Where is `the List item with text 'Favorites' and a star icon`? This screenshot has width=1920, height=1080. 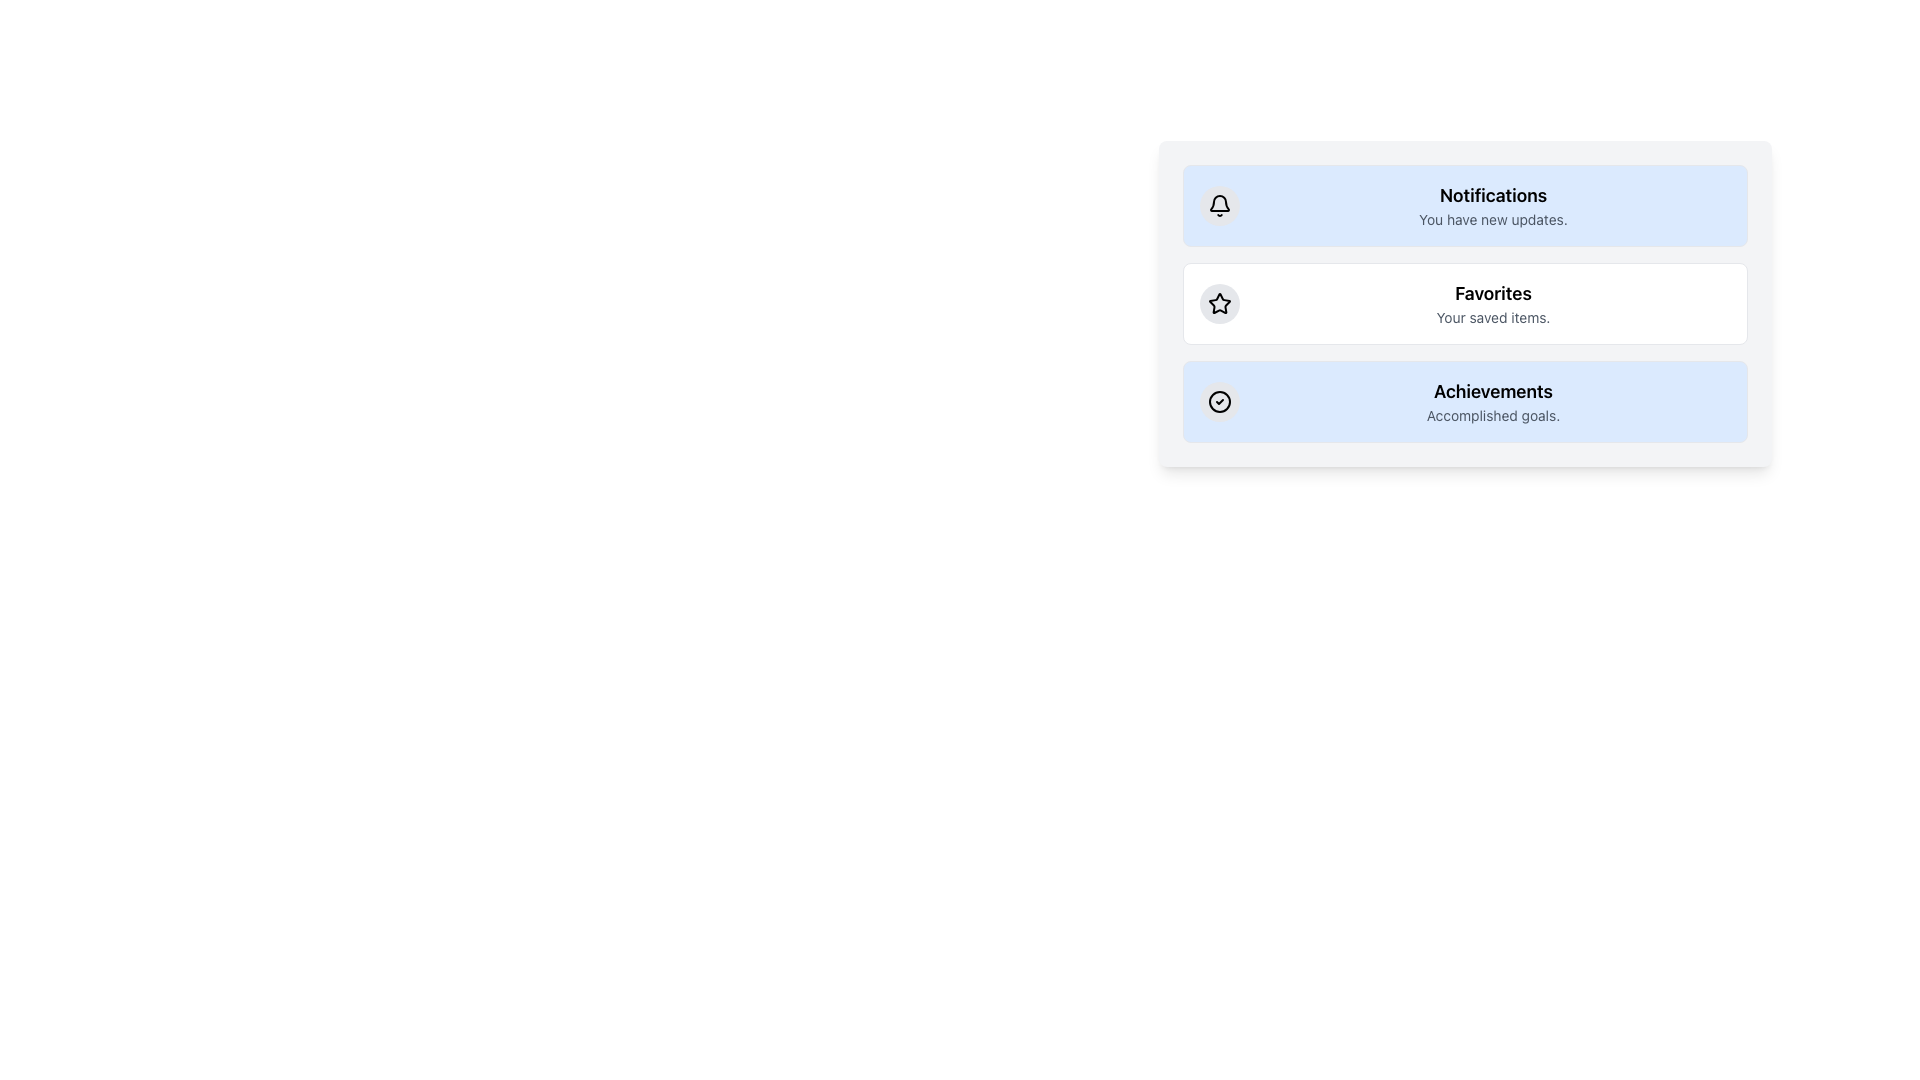
the List item with text 'Favorites' and a star icon is located at coordinates (1465, 304).